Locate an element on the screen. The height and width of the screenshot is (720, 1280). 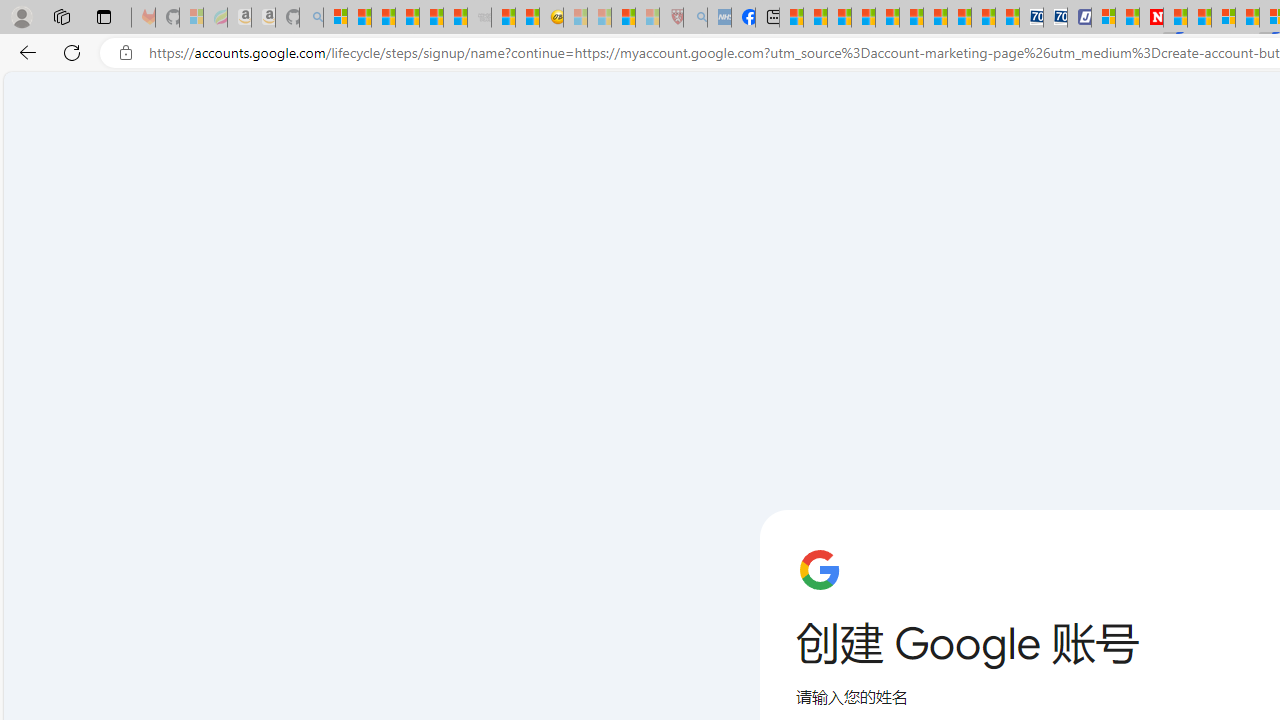
'Cheap Hotels - Save70.com' is located at coordinates (1055, 17).